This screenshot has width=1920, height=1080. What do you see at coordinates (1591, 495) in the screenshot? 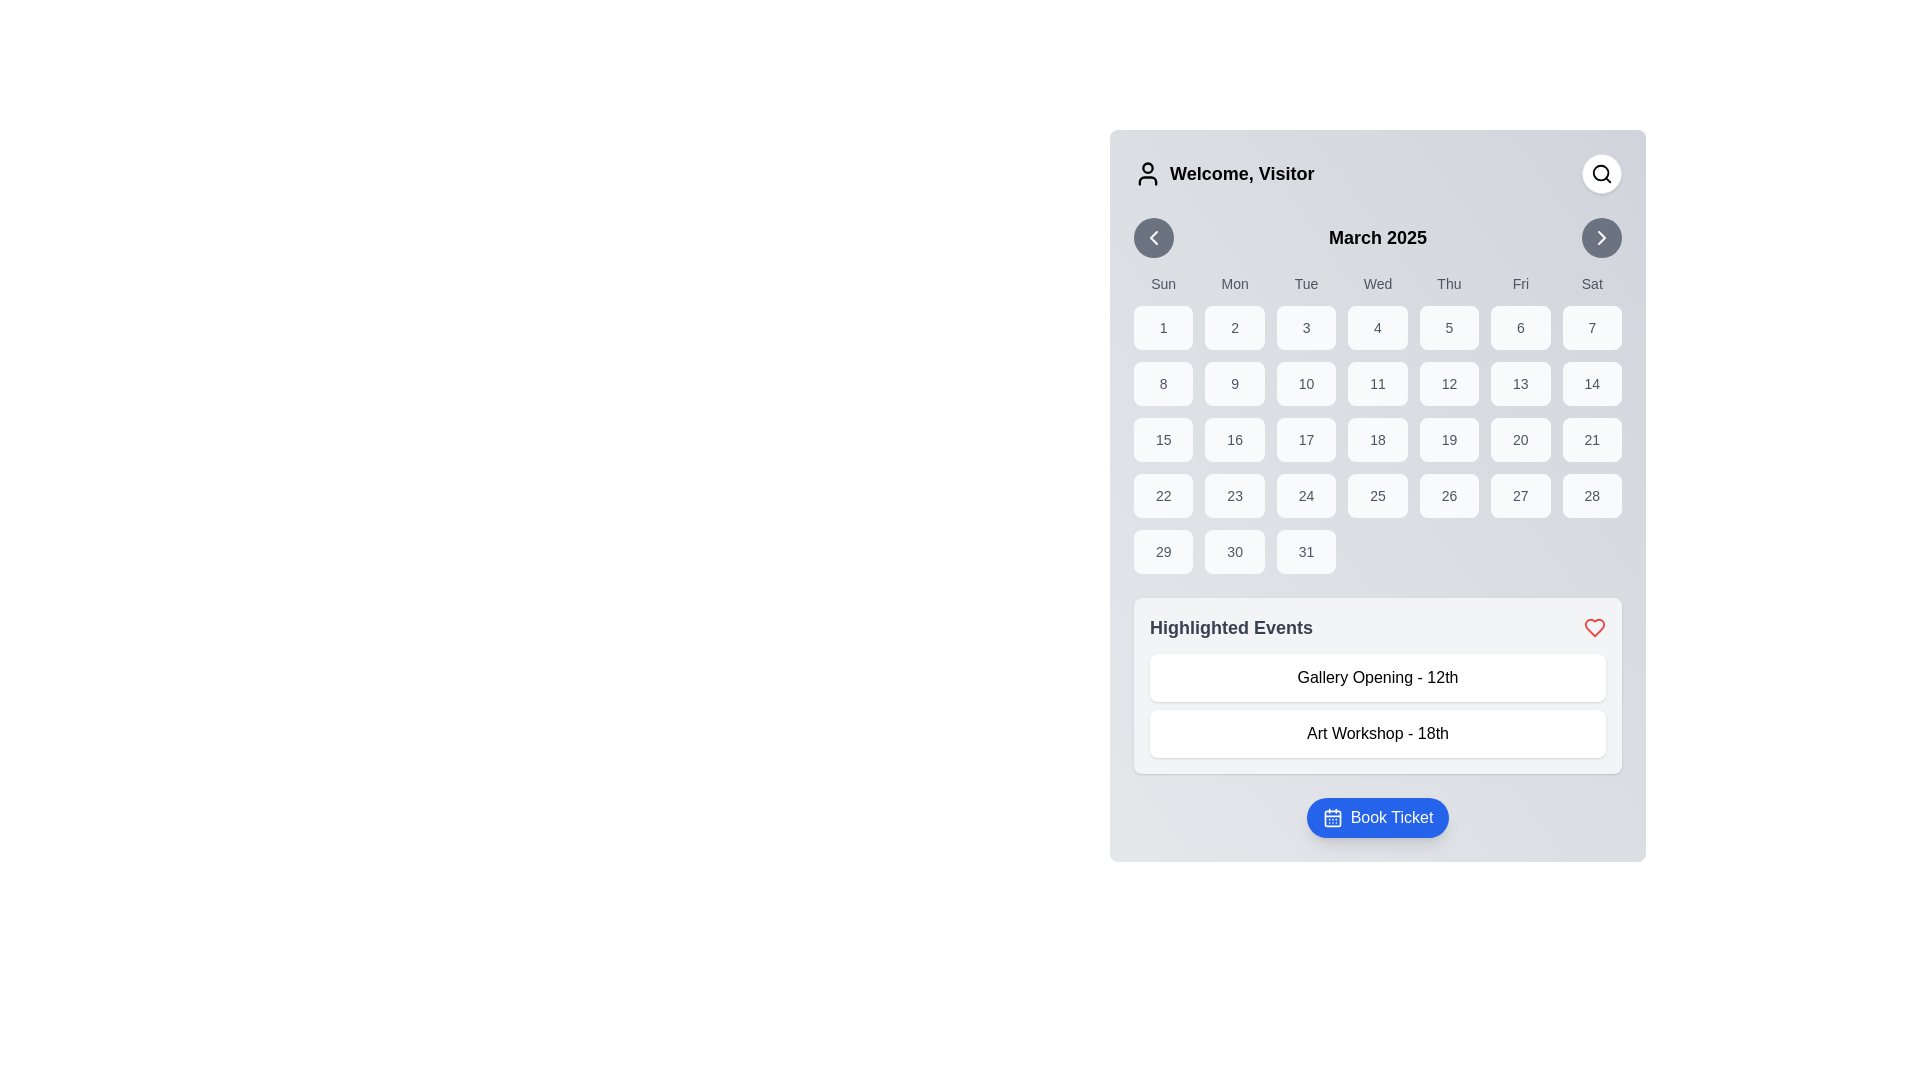
I see `the button labeled '28' at the bottom-right corner of the calendar grid` at bounding box center [1591, 495].